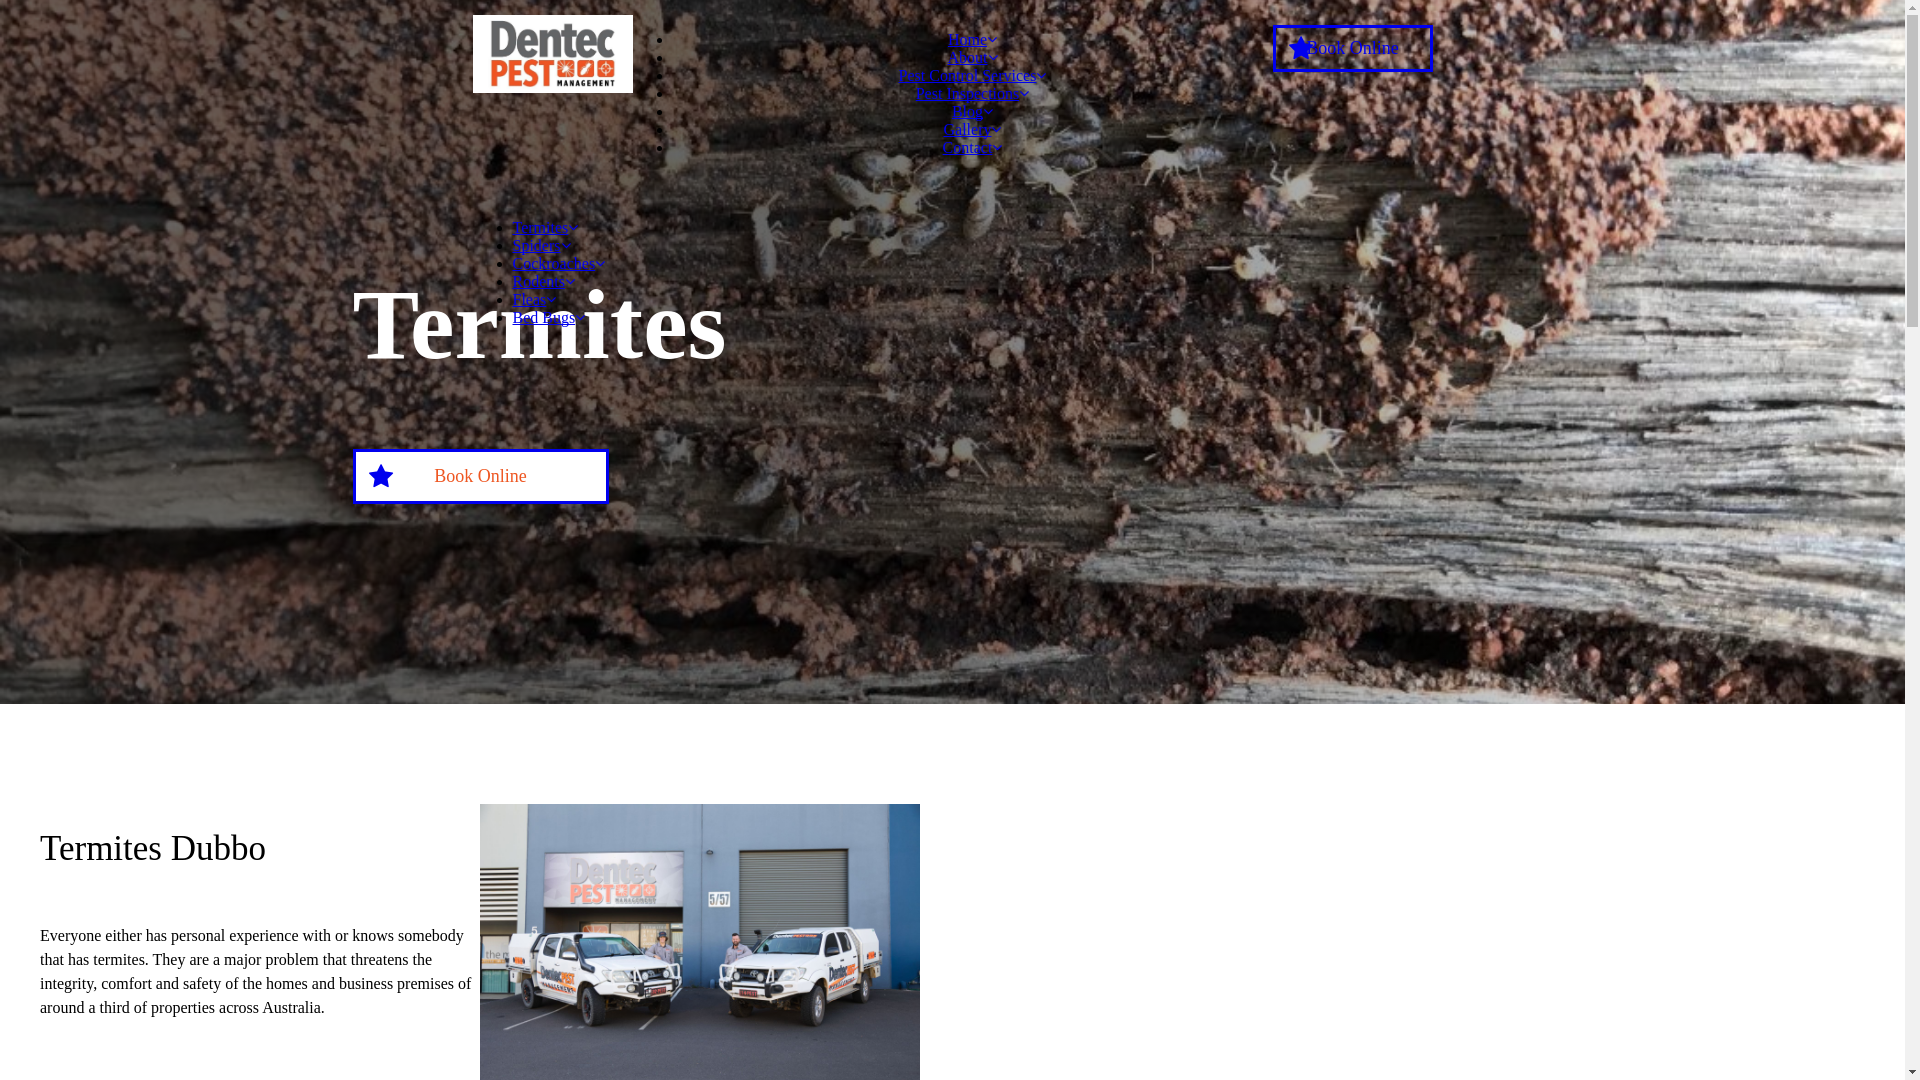 The image size is (1920, 1080). Describe the element at coordinates (972, 111) in the screenshot. I see `'Blog'` at that location.